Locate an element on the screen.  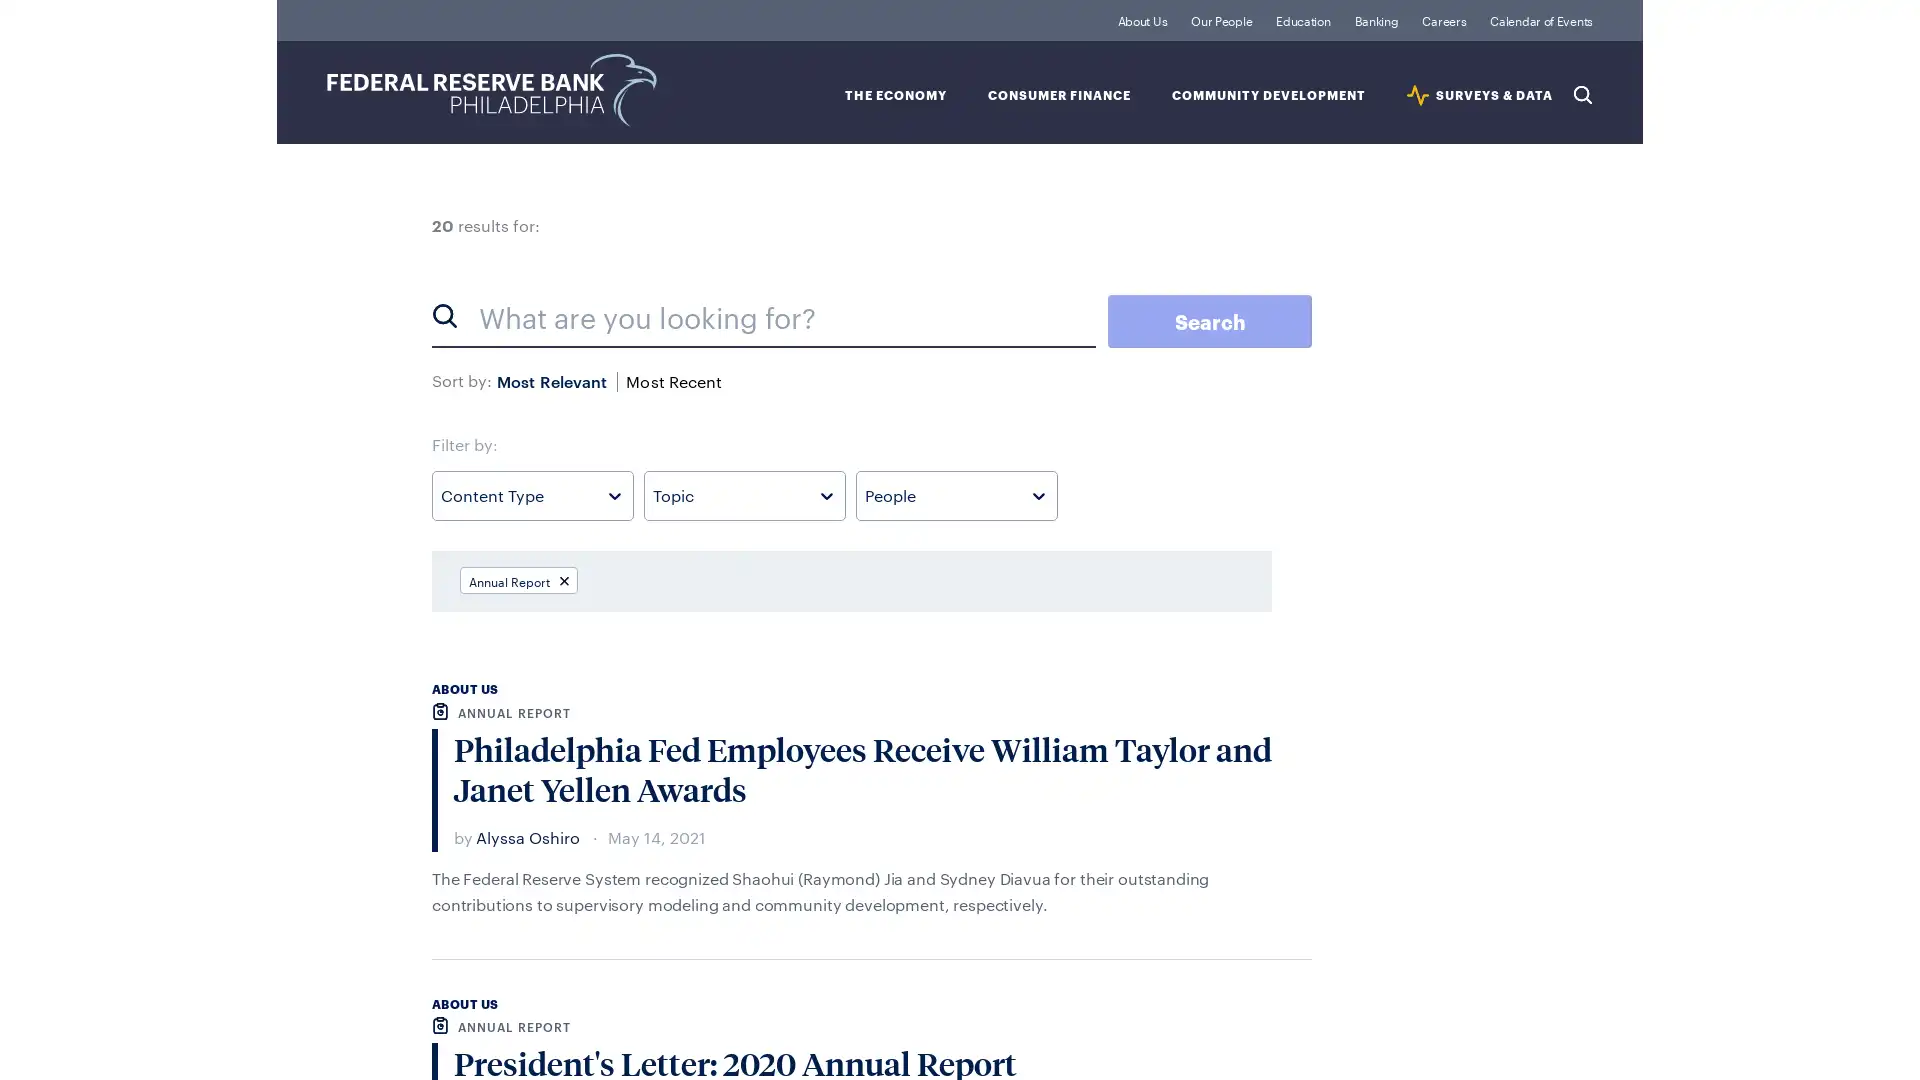
Most Recent is located at coordinates (673, 381).